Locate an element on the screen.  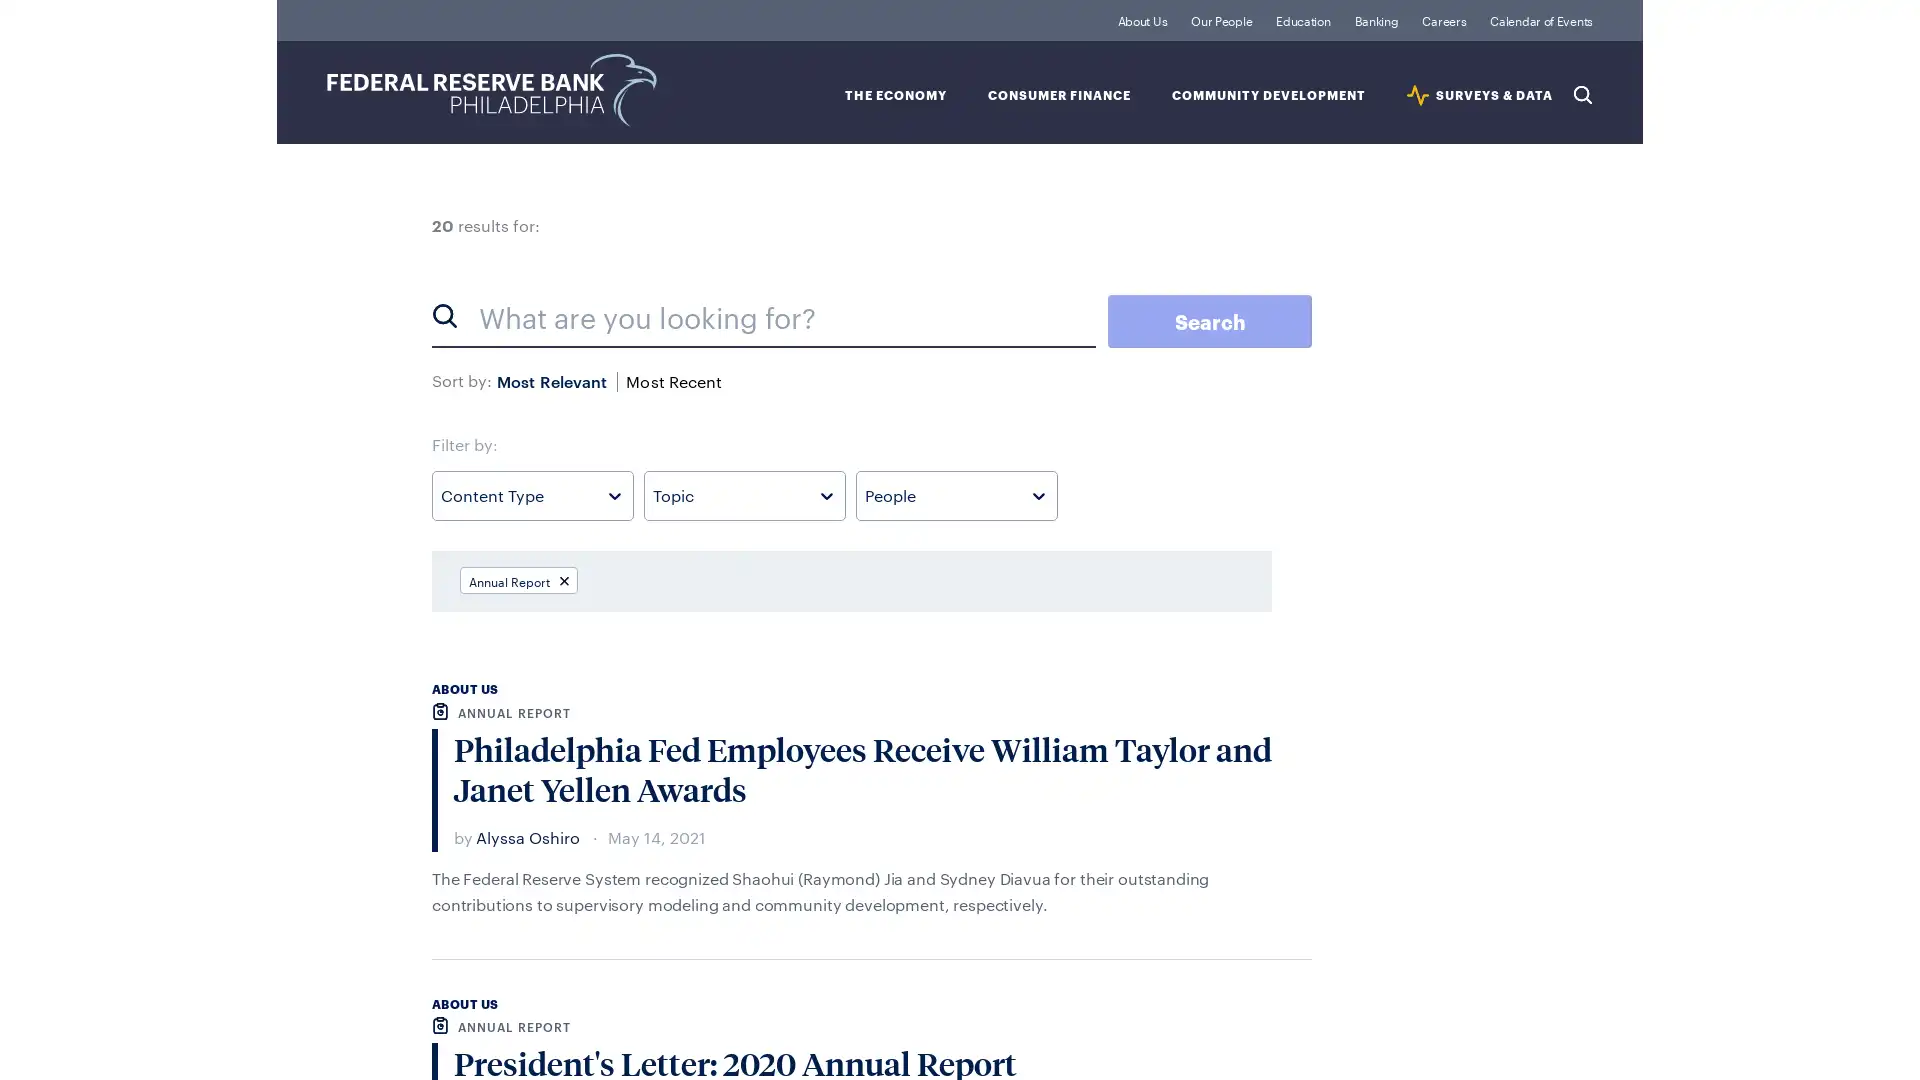
Most Recent is located at coordinates (673, 381).